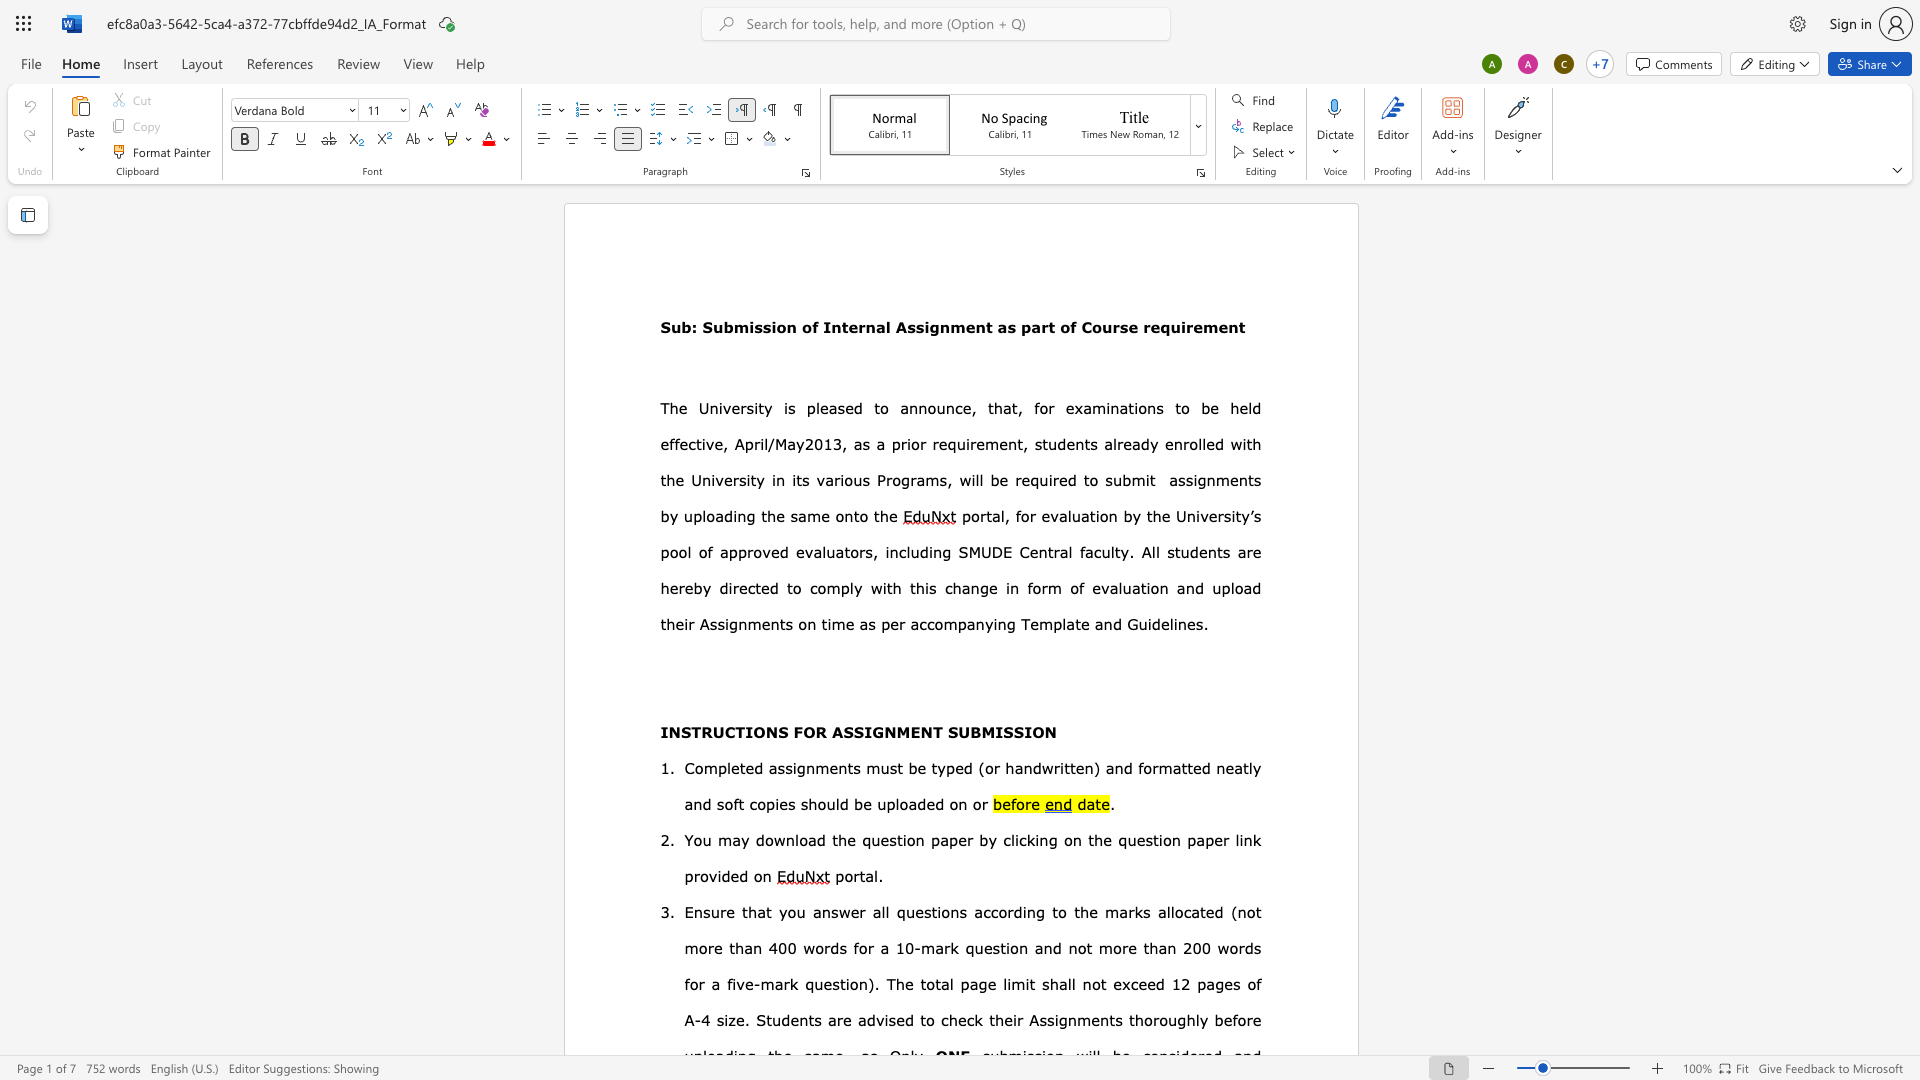 The image size is (1920, 1080). Describe the element at coordinates (1205, 982) in the screenshot. I see `the space between the continuous character "p" and "a" in the text` at that location.